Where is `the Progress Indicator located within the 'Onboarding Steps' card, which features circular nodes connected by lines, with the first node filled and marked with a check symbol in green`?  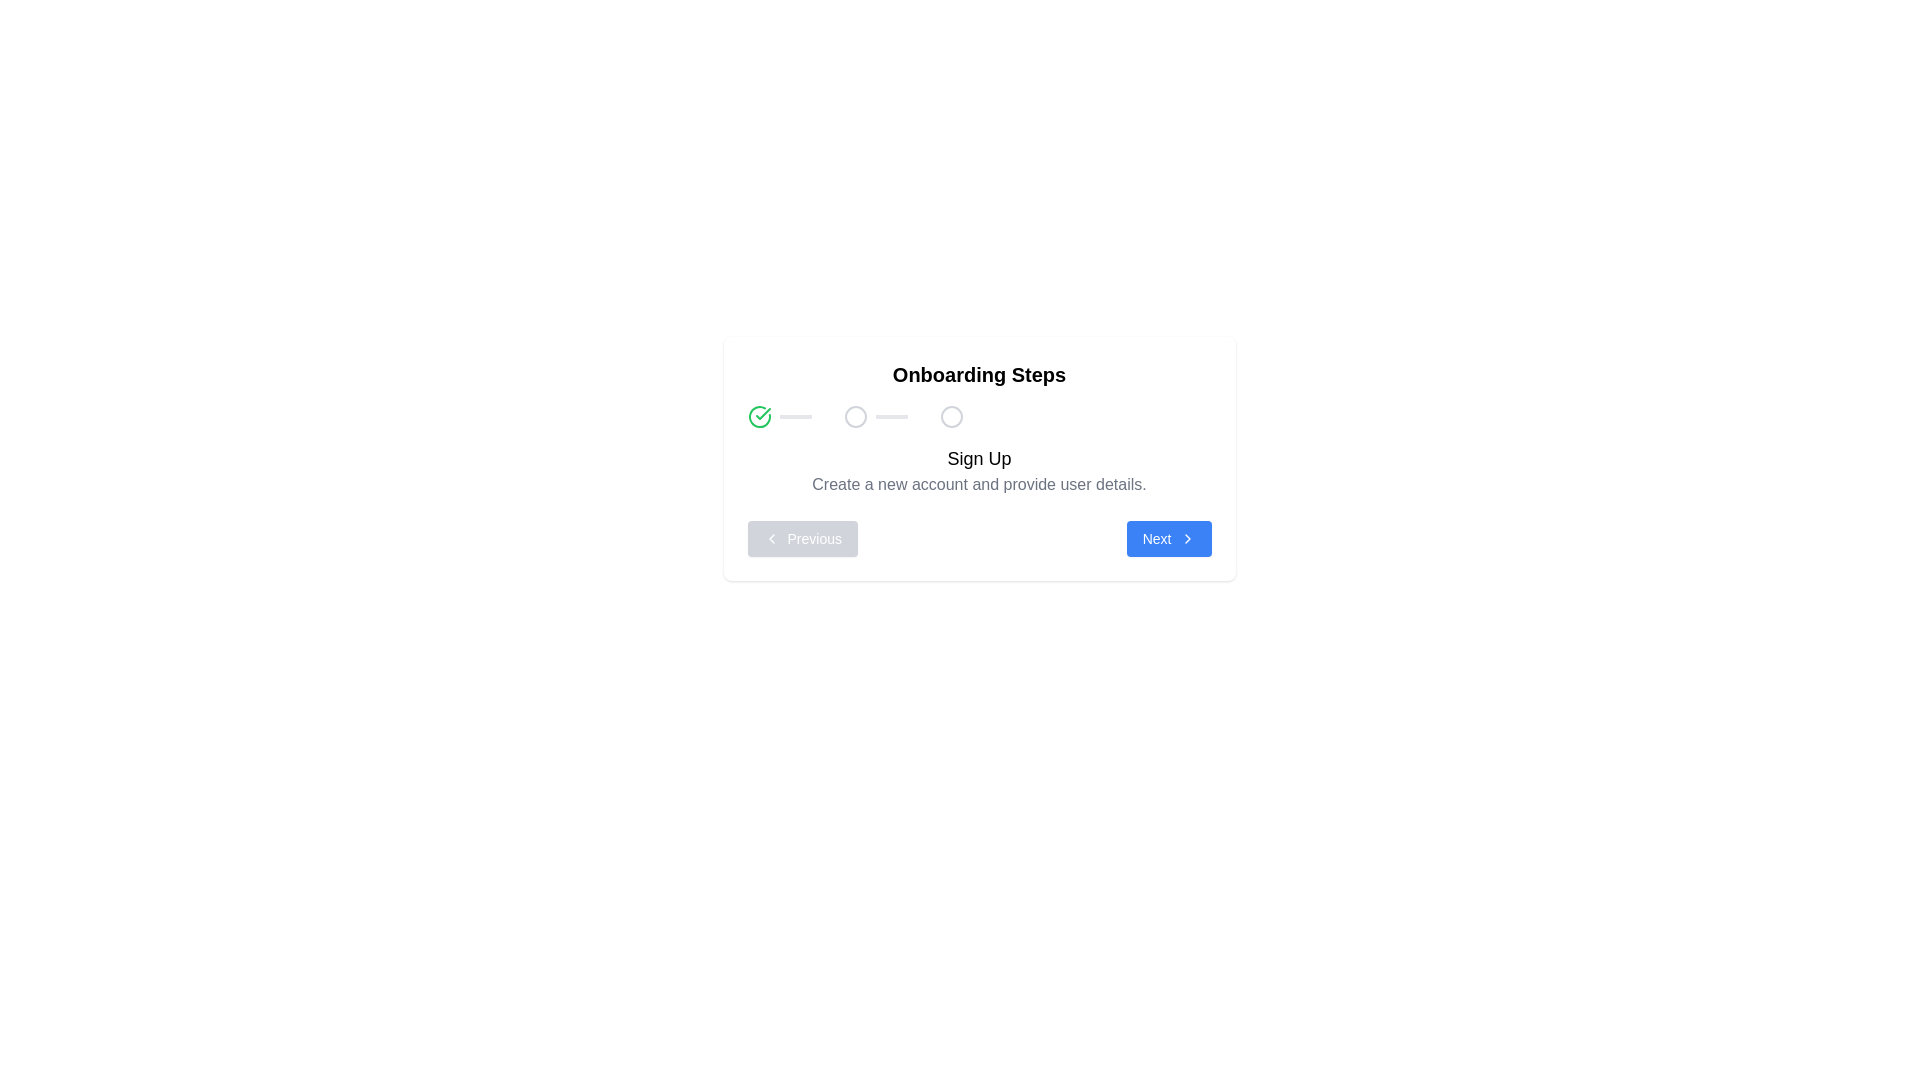 the Progress Indicator located within the 'Onboarding Steps' card, which features circular nodes connected by lines, with the first node filled and marked with a check symbol in green is located at coordinates (979, 415).